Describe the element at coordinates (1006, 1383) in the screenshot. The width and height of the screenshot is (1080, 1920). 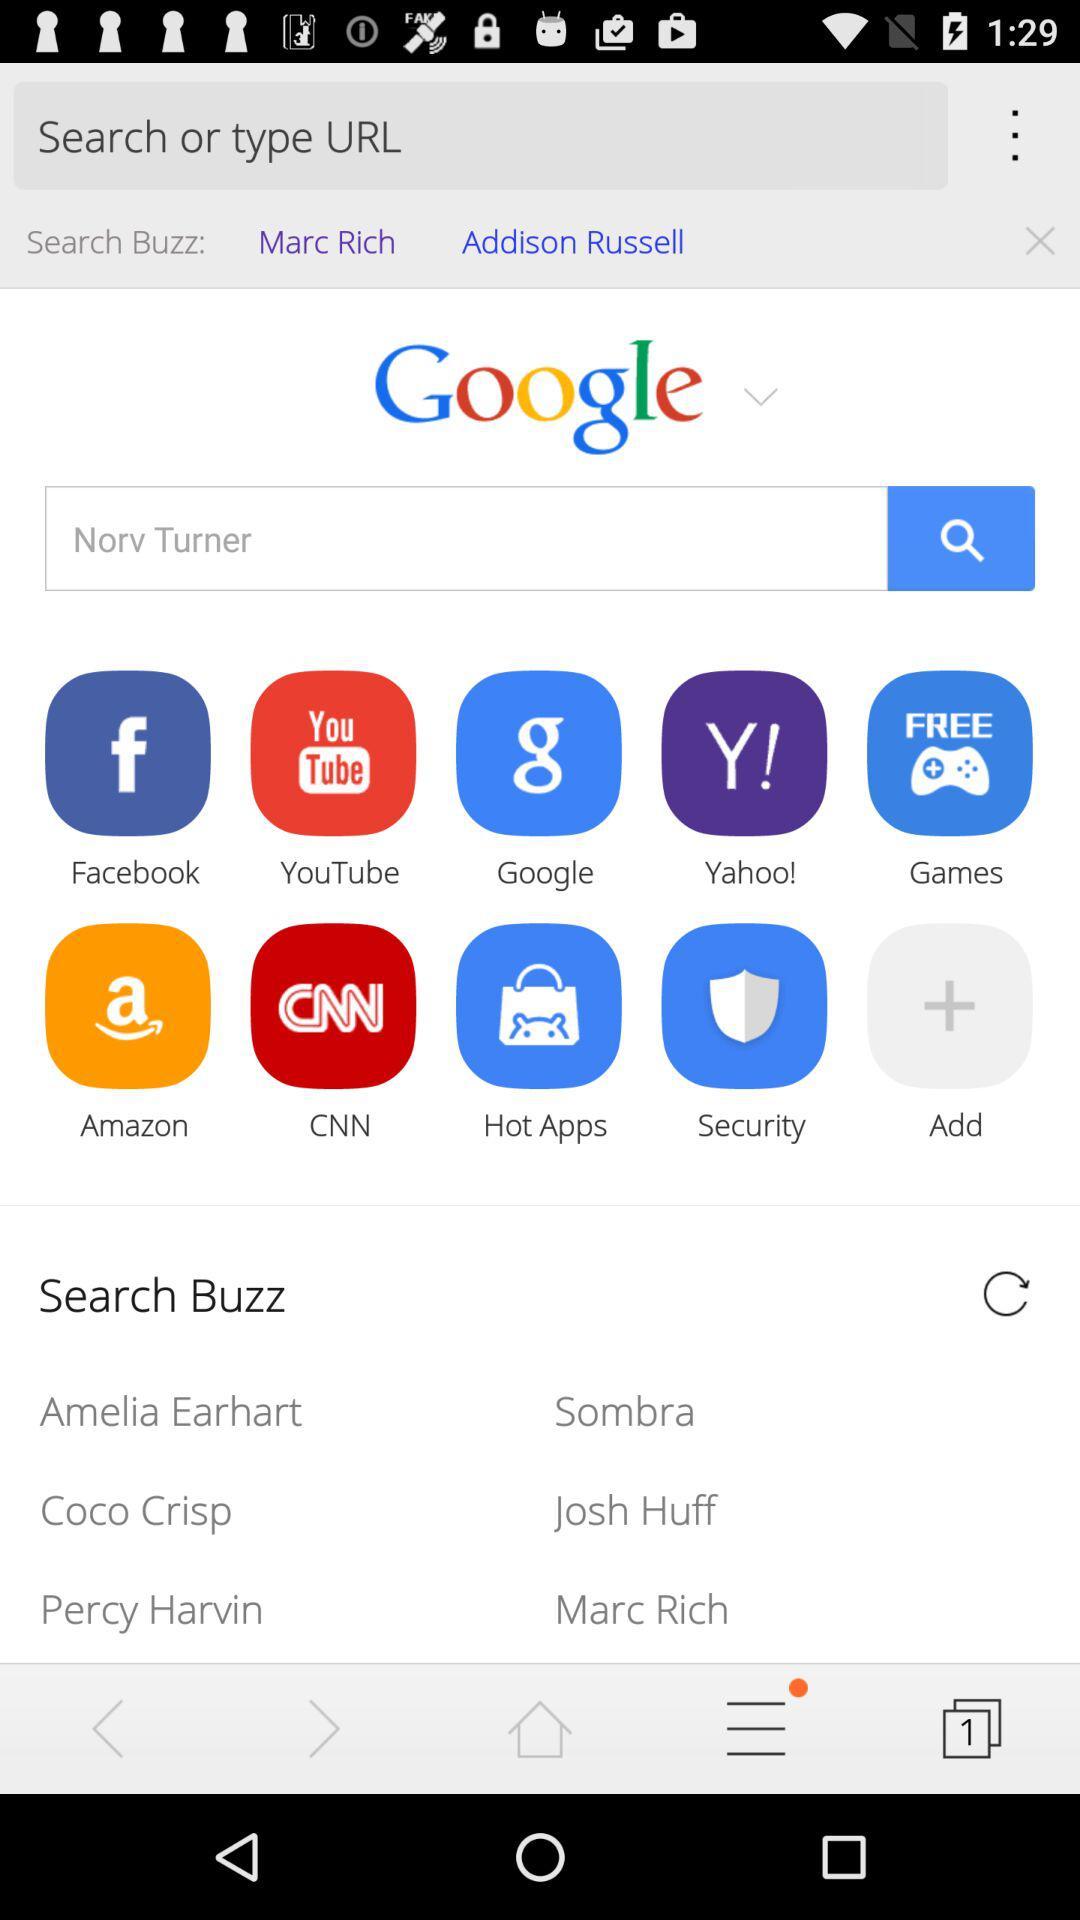
I see `the refresh icon` at that location.